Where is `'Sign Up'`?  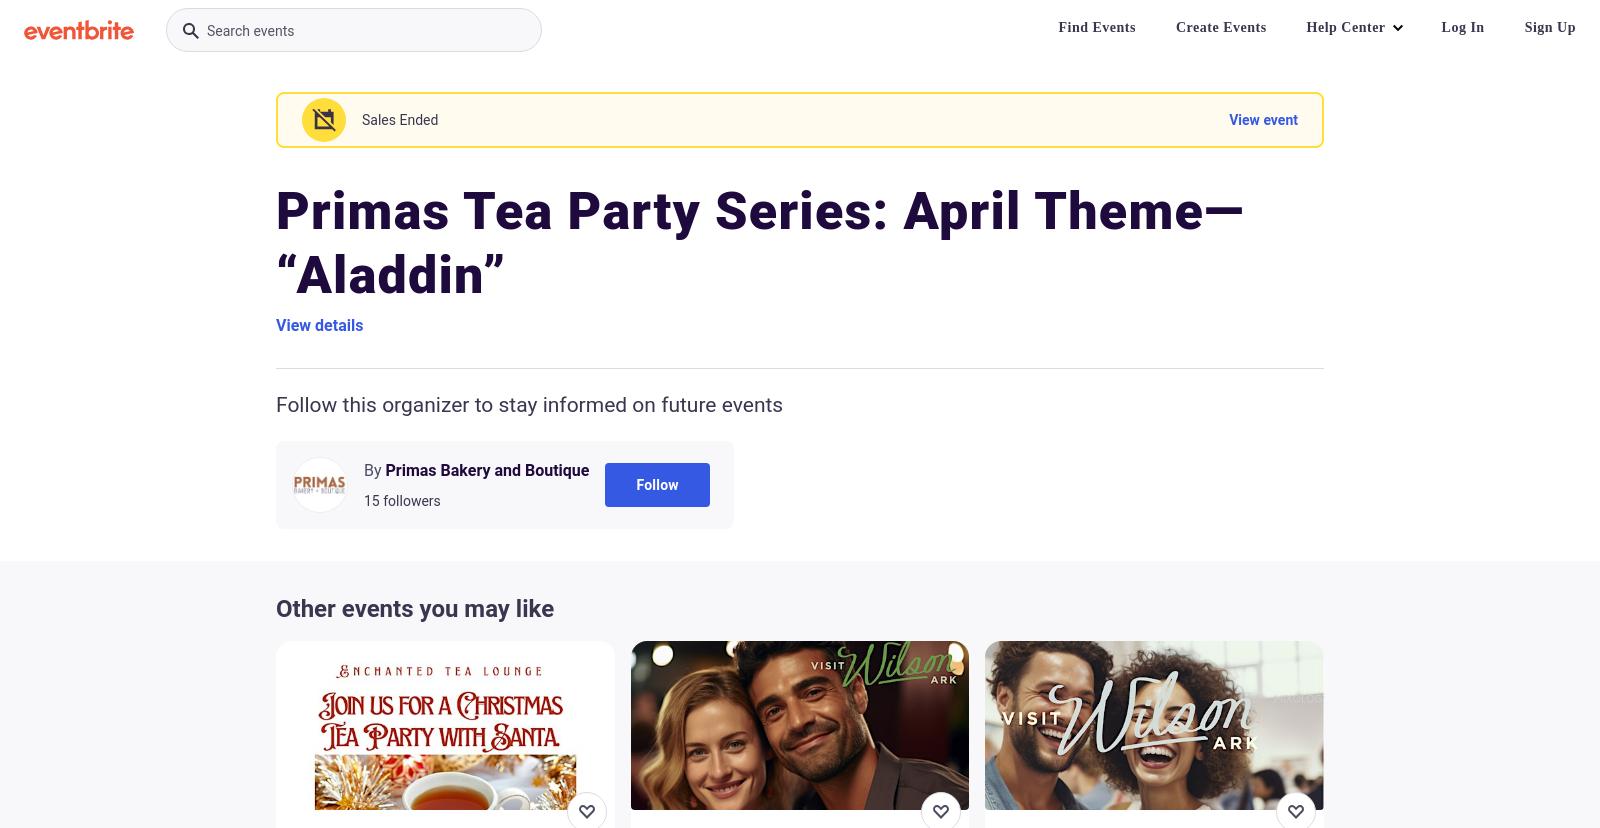 'Sign Up' is located at coordinates (1550, 27).